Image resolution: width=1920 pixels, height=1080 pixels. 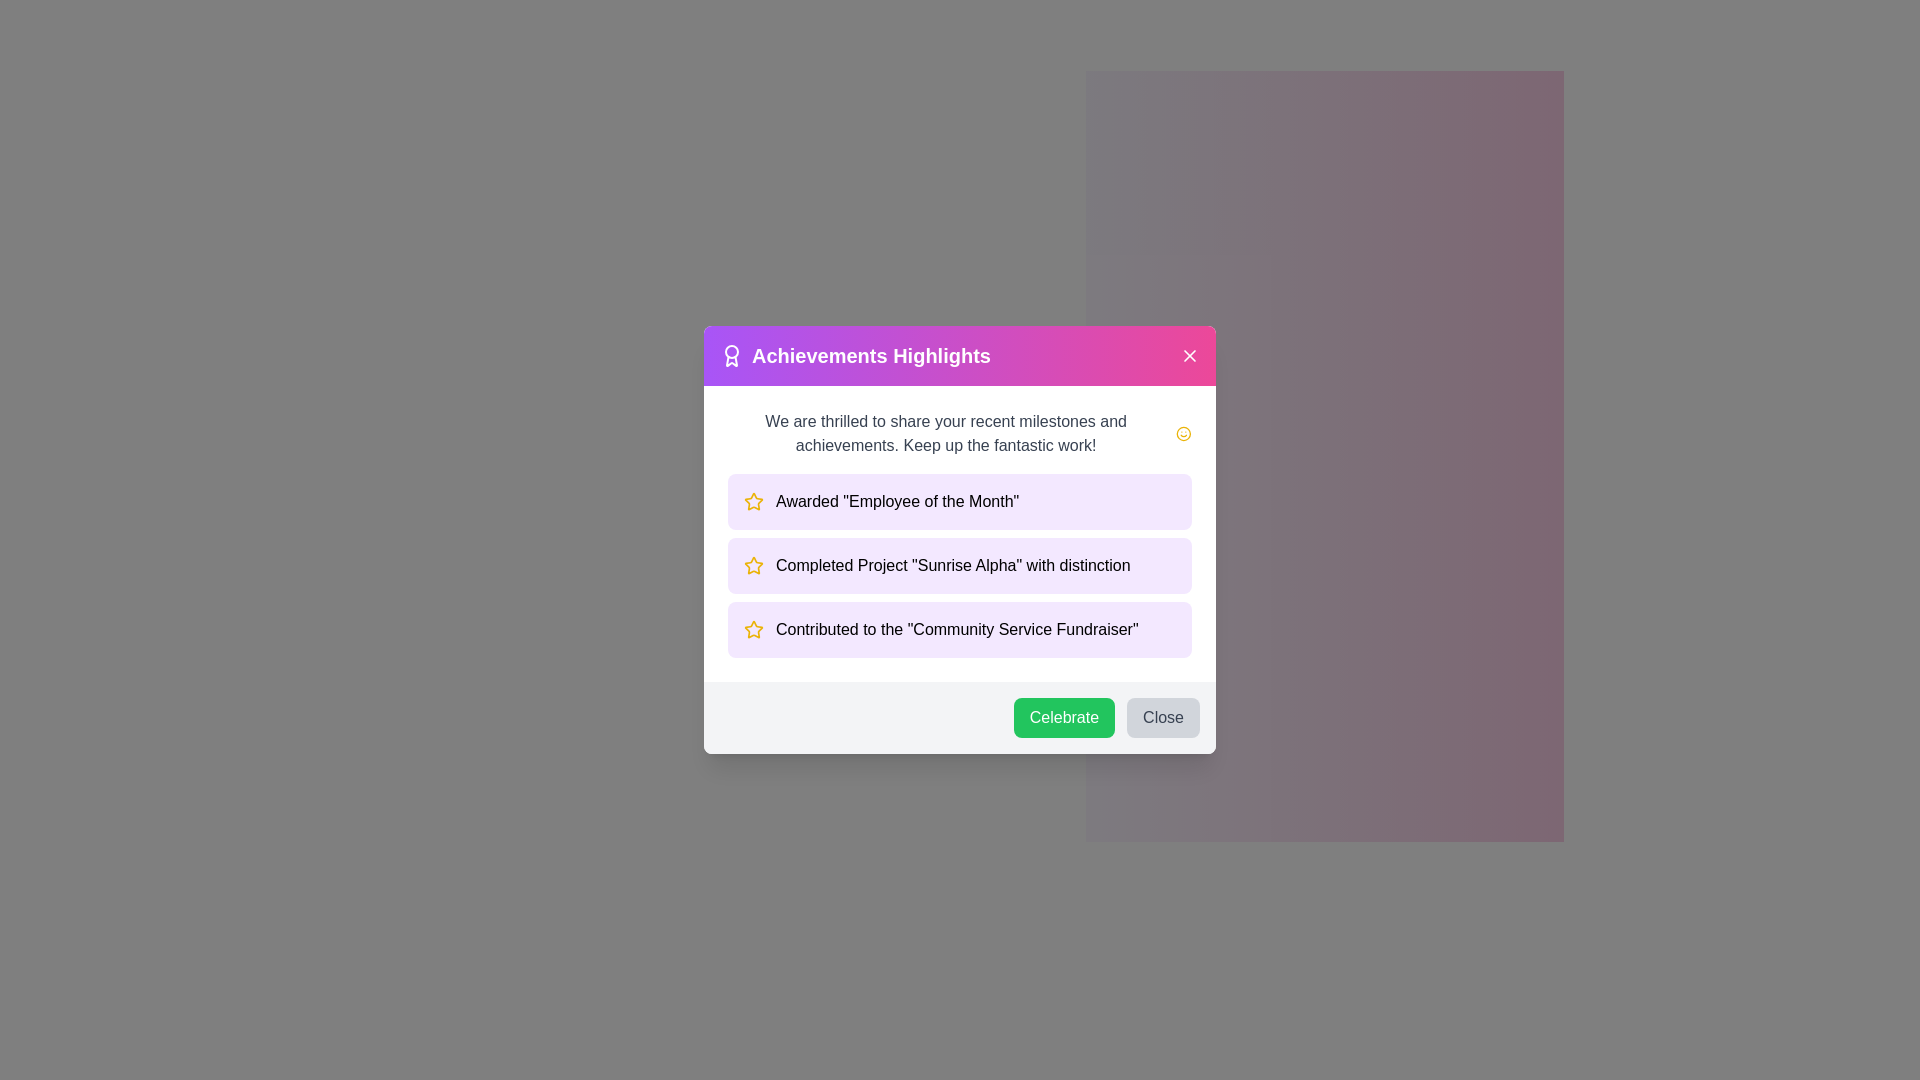 I want to click on the star icon with a yellow outline, located to the left of the text 'Completed Project "Sunrise Alpha" with distinction', so click(x=752, y=566).